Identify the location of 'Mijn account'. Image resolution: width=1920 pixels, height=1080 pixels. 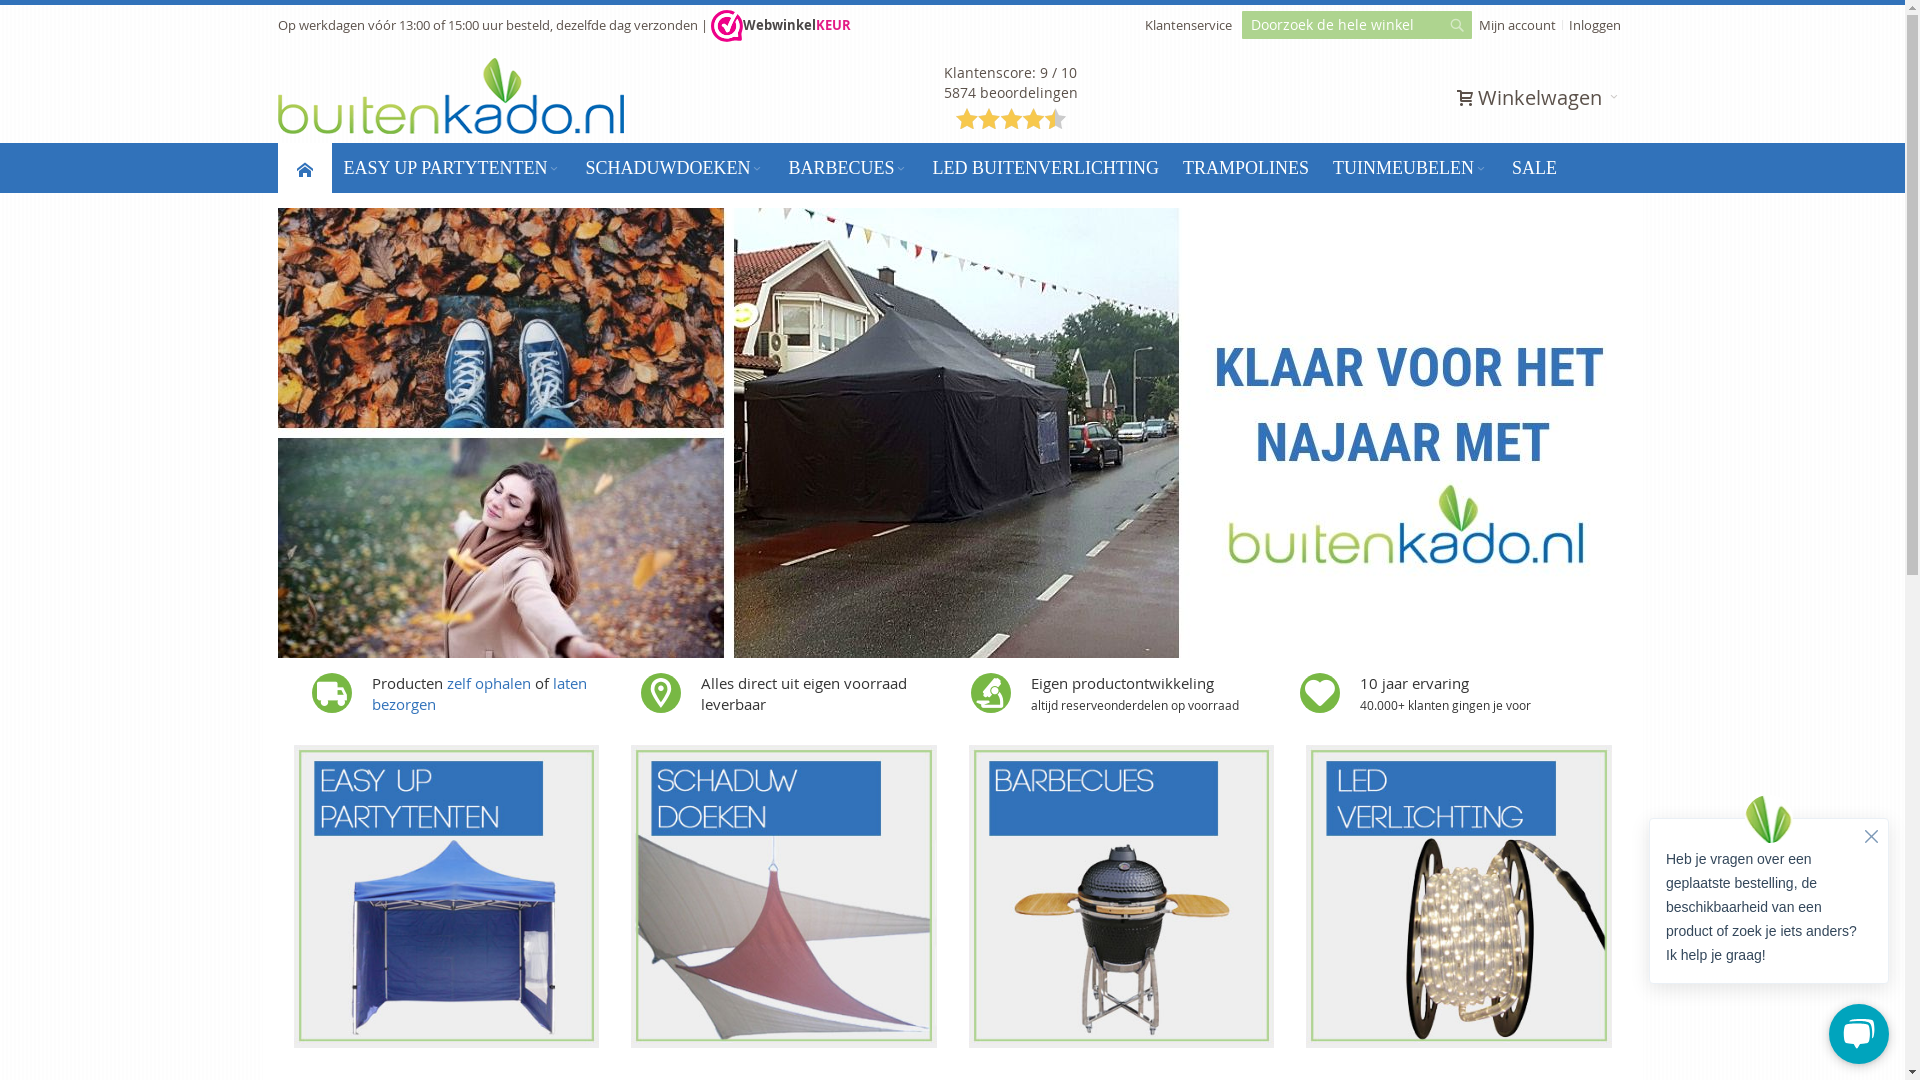
(1517, 24).